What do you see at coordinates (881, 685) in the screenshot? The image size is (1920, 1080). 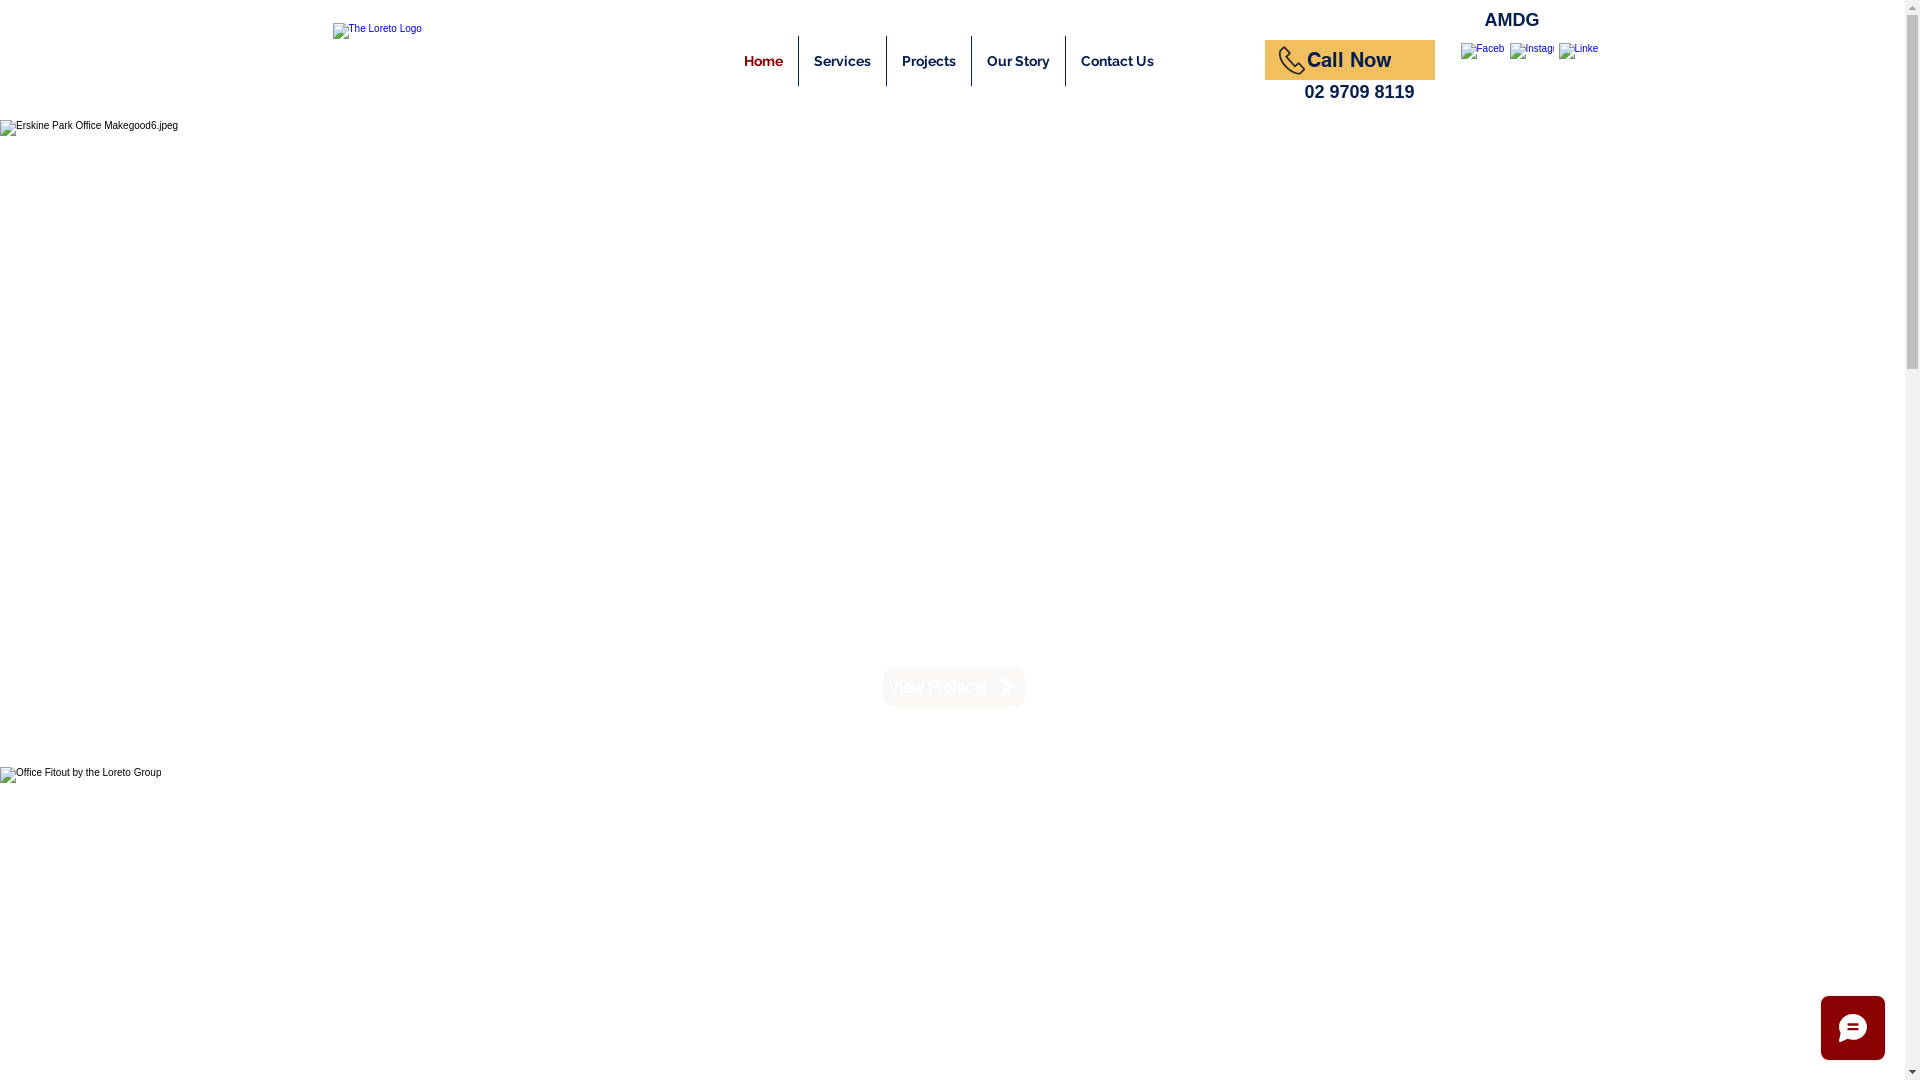 I see `'View Projects'` at bounding box center [881, 685].